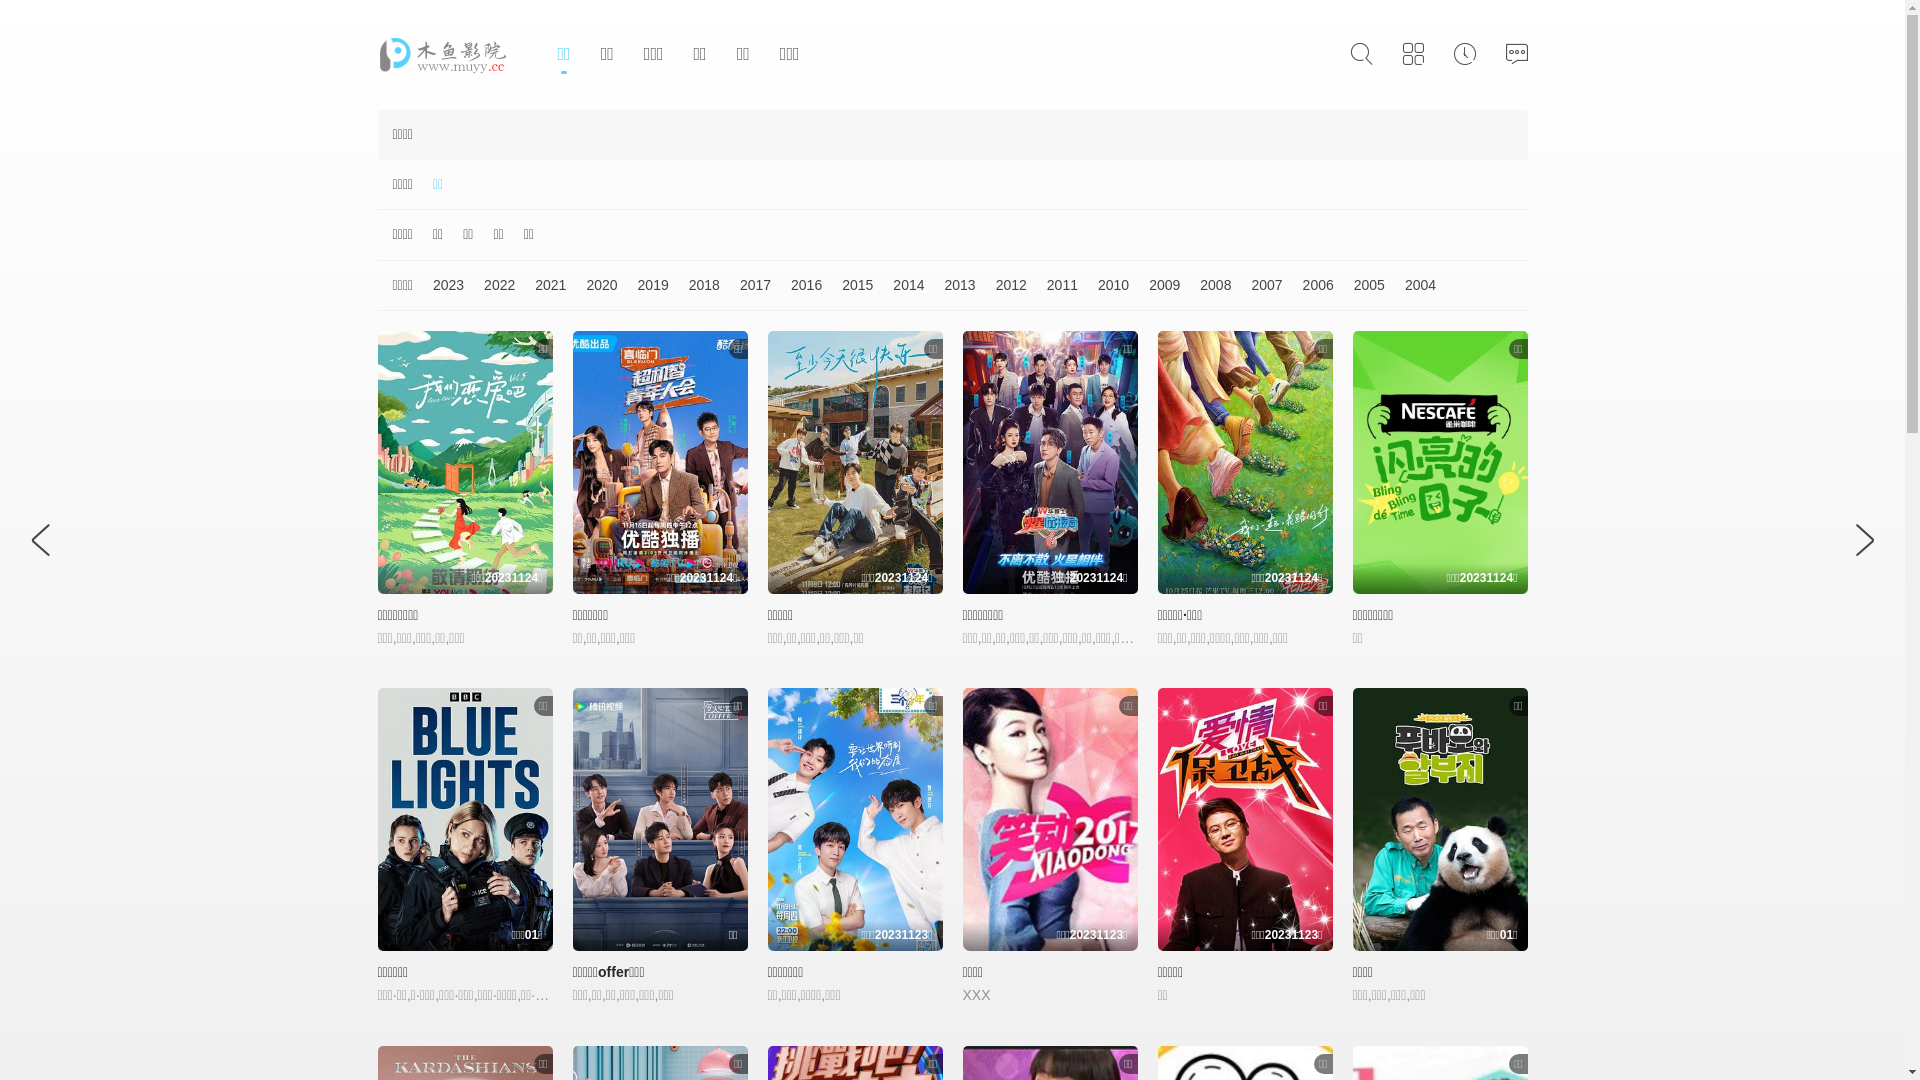 This screenshot has height=1080, width=1920. I want to click on '2023', so click(437, 285).